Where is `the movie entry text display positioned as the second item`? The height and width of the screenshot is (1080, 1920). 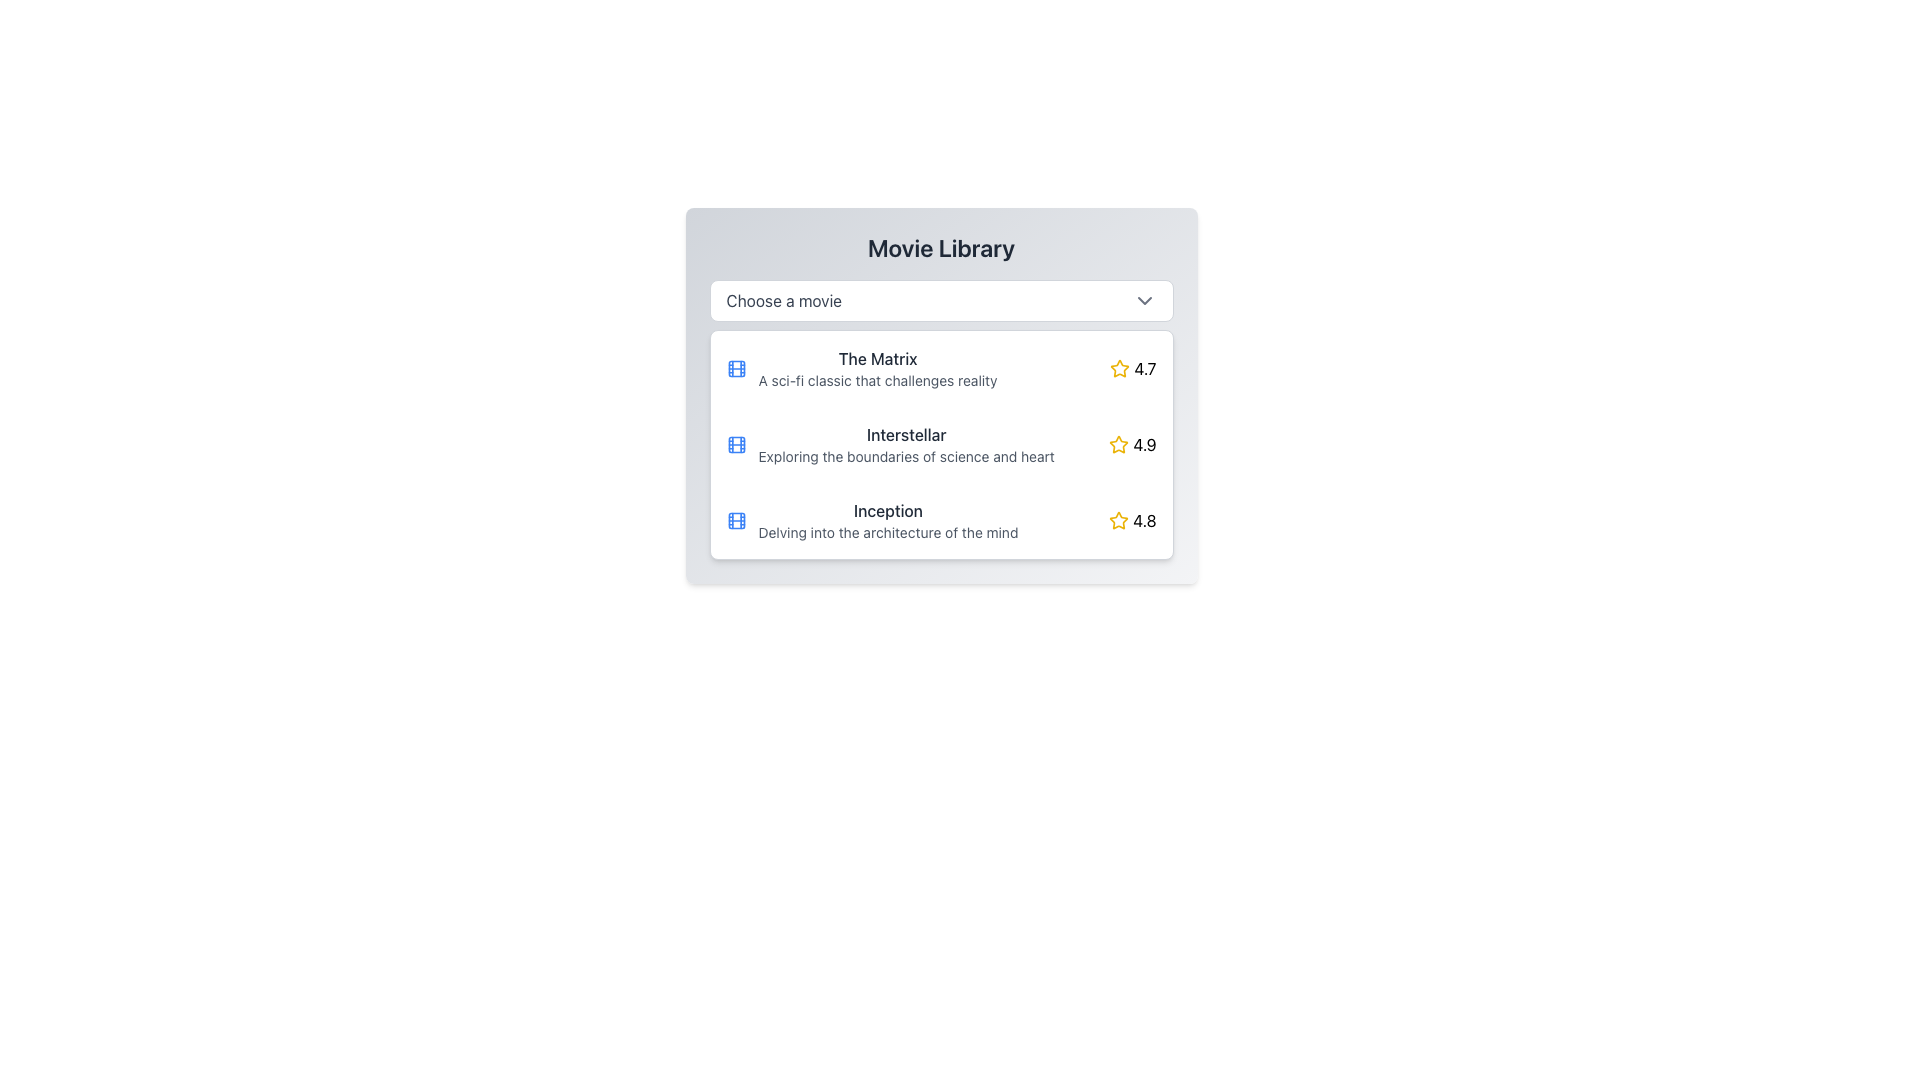 the movie entry text display positioned as the second item is located at coordinates (905, 443).